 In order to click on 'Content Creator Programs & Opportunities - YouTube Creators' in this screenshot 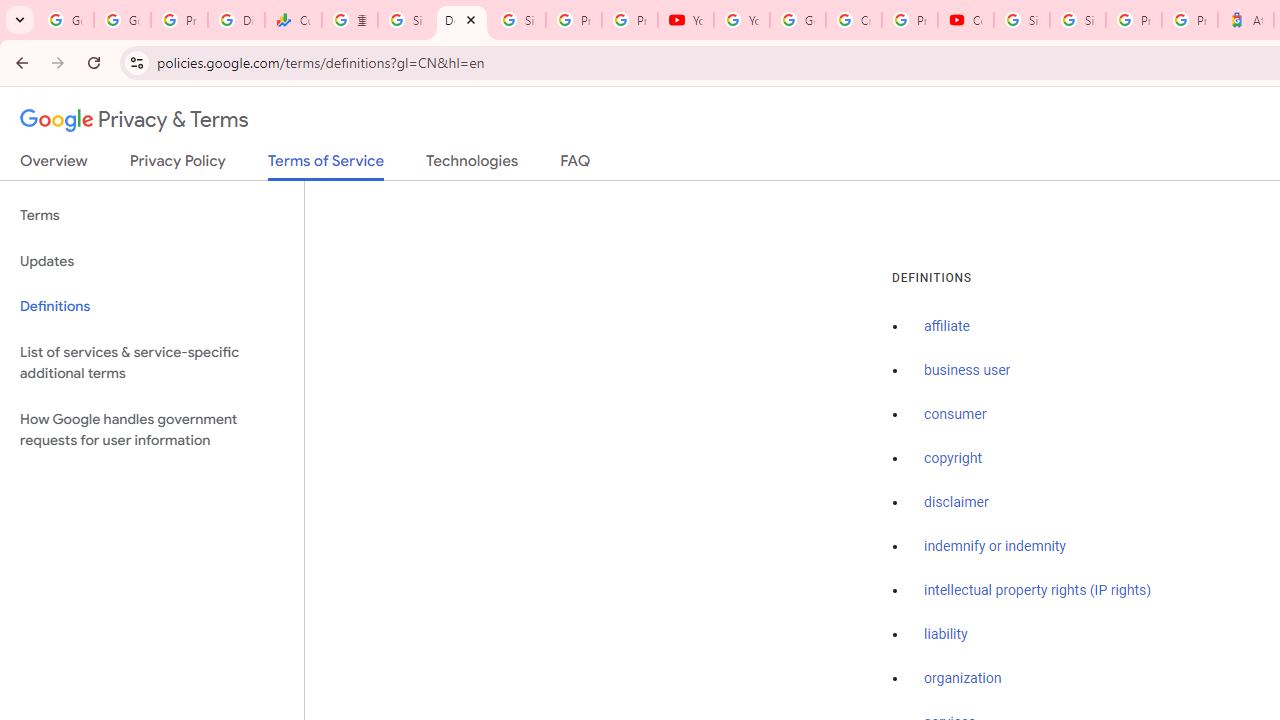, I will do `click(966, 20)`.